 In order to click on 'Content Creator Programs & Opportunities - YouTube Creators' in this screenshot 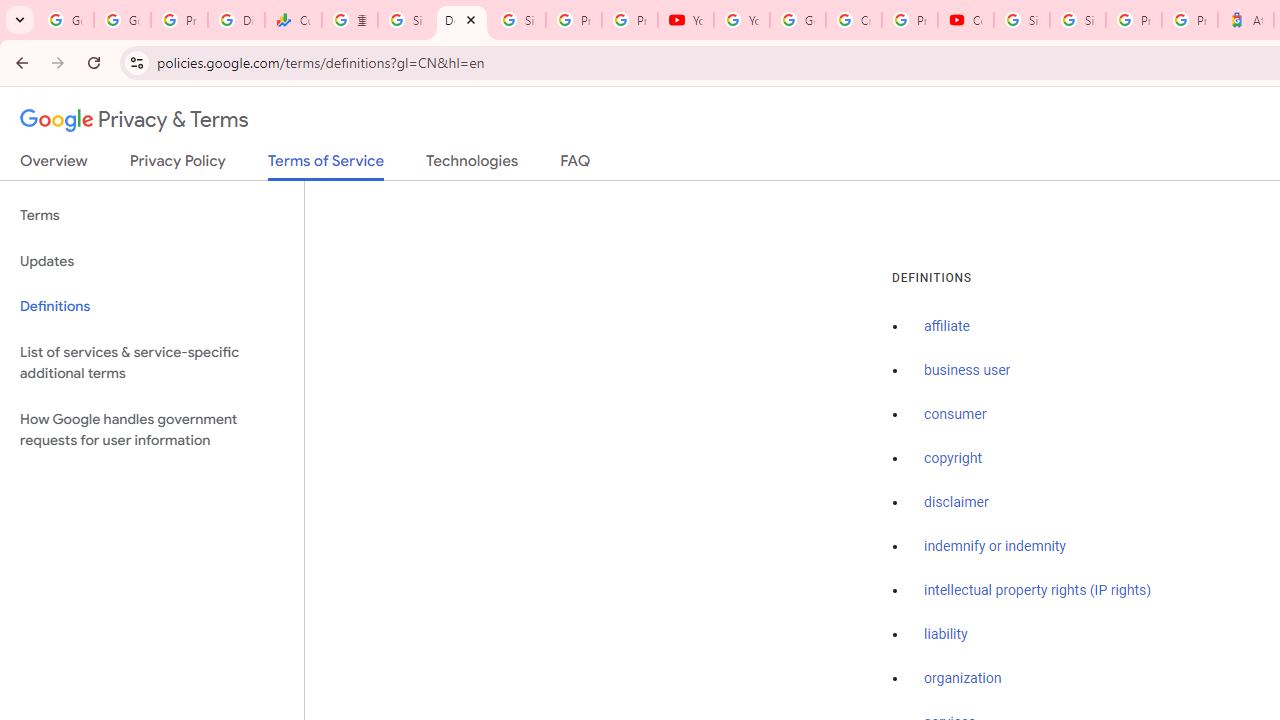, I will do `click(966, 20)`.